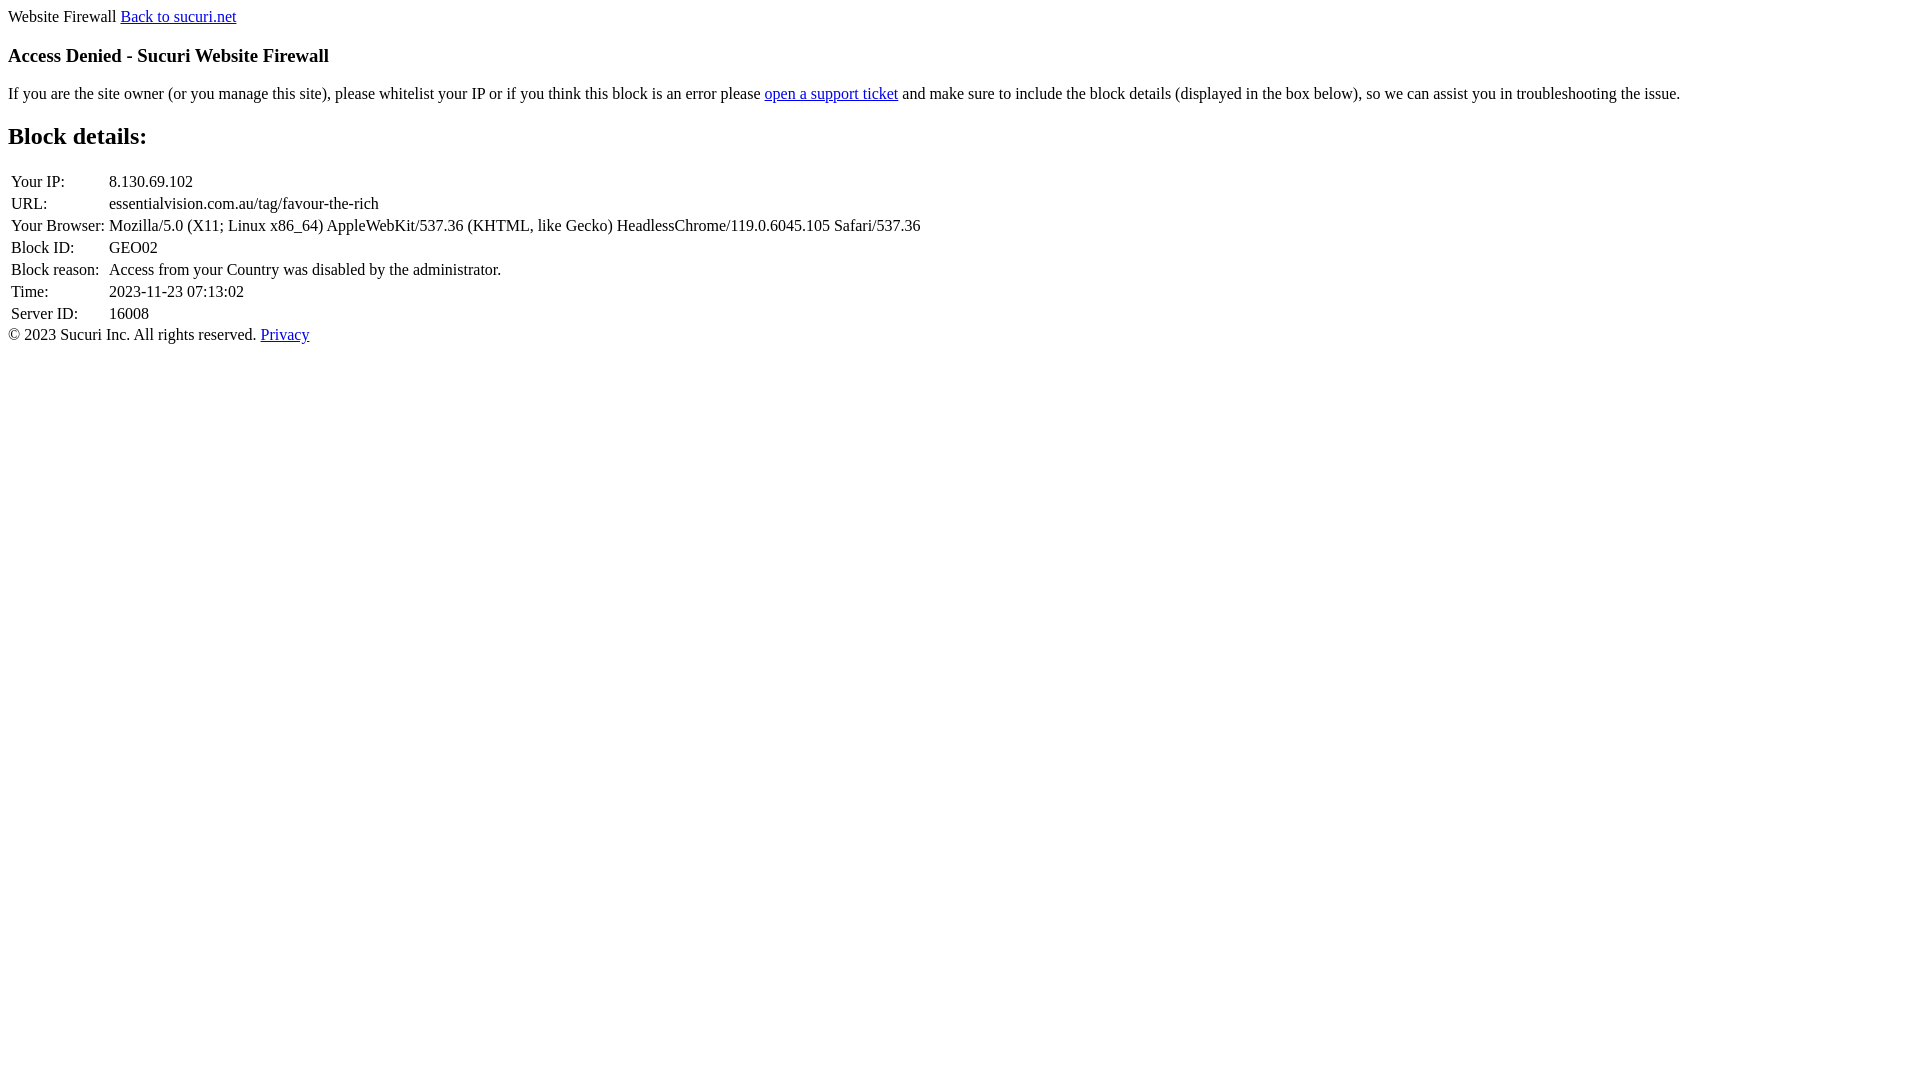  What do you see at coordinates (763, 93) in the screenshot?
I see `'open a support ticket'` at bounding box center [763, 93].